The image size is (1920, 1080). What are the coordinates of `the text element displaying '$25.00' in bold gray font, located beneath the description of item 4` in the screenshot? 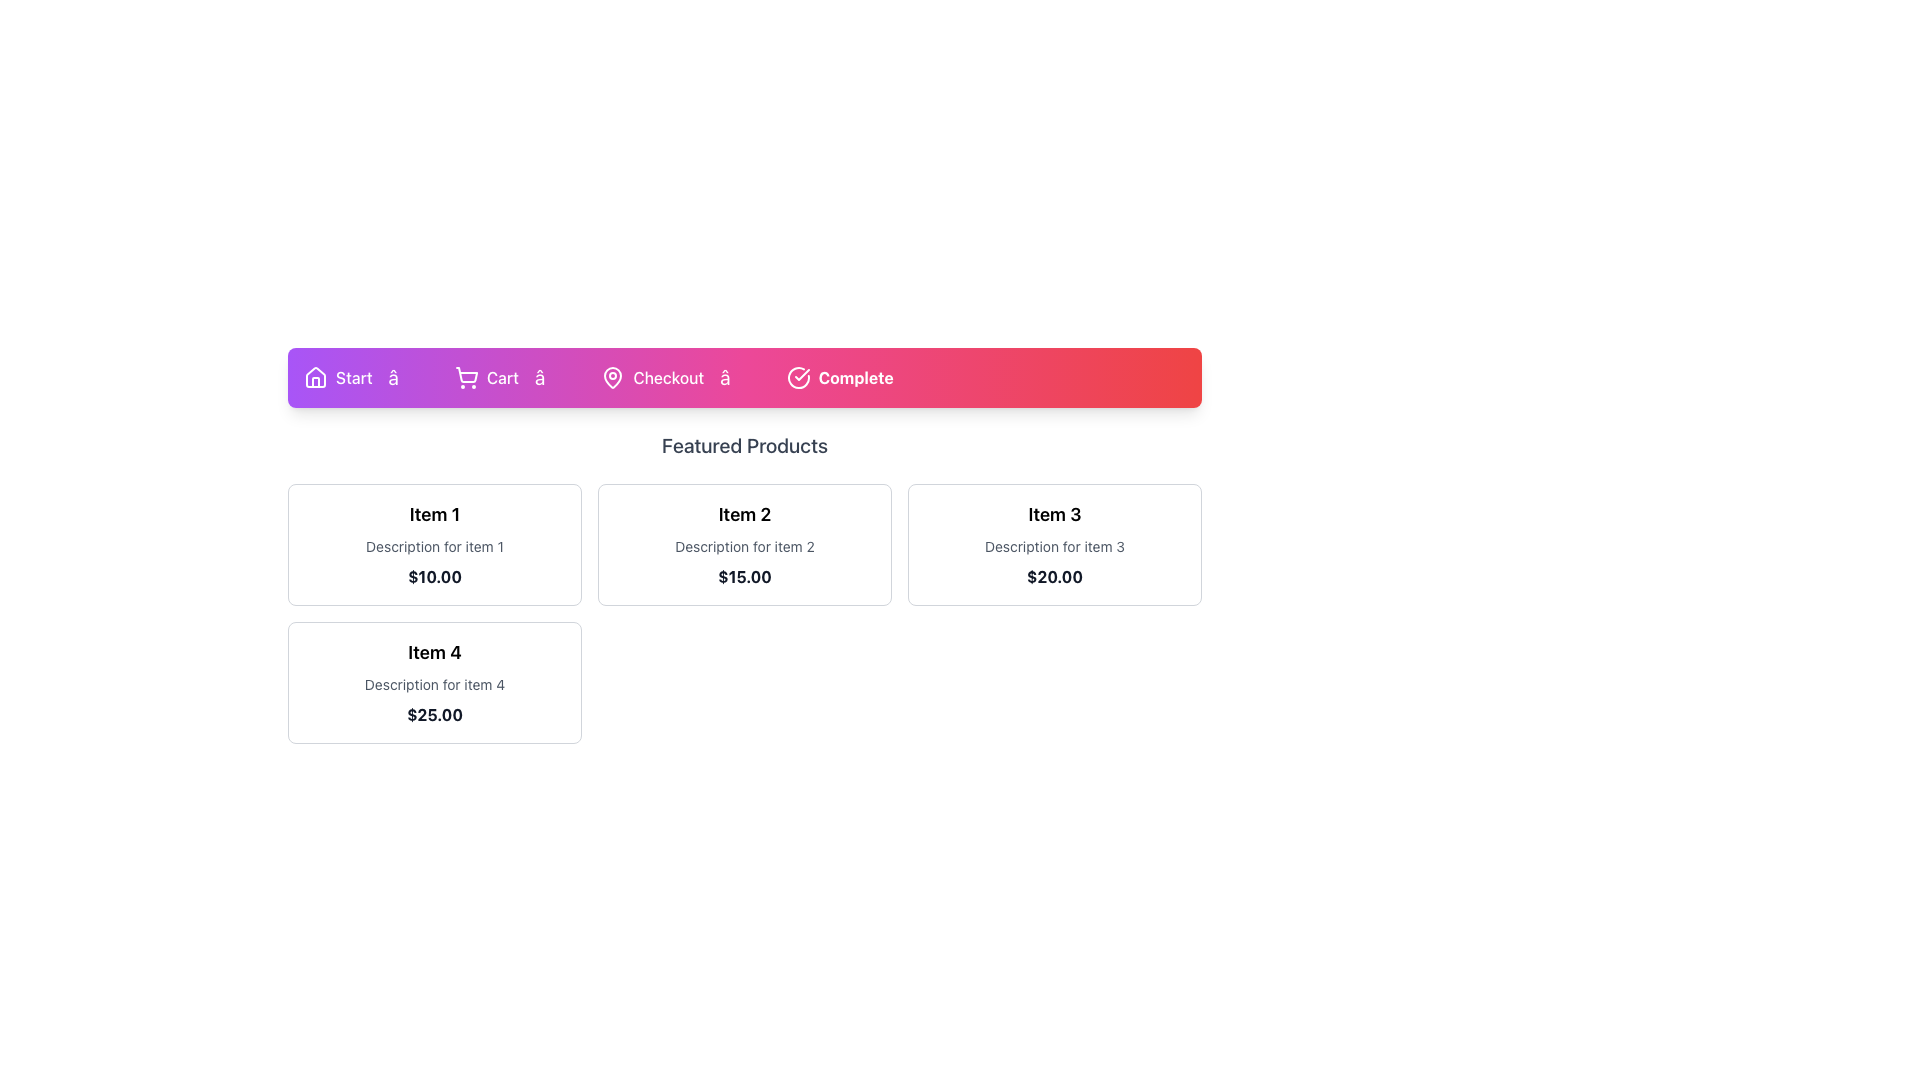 It's located at (434, 713).